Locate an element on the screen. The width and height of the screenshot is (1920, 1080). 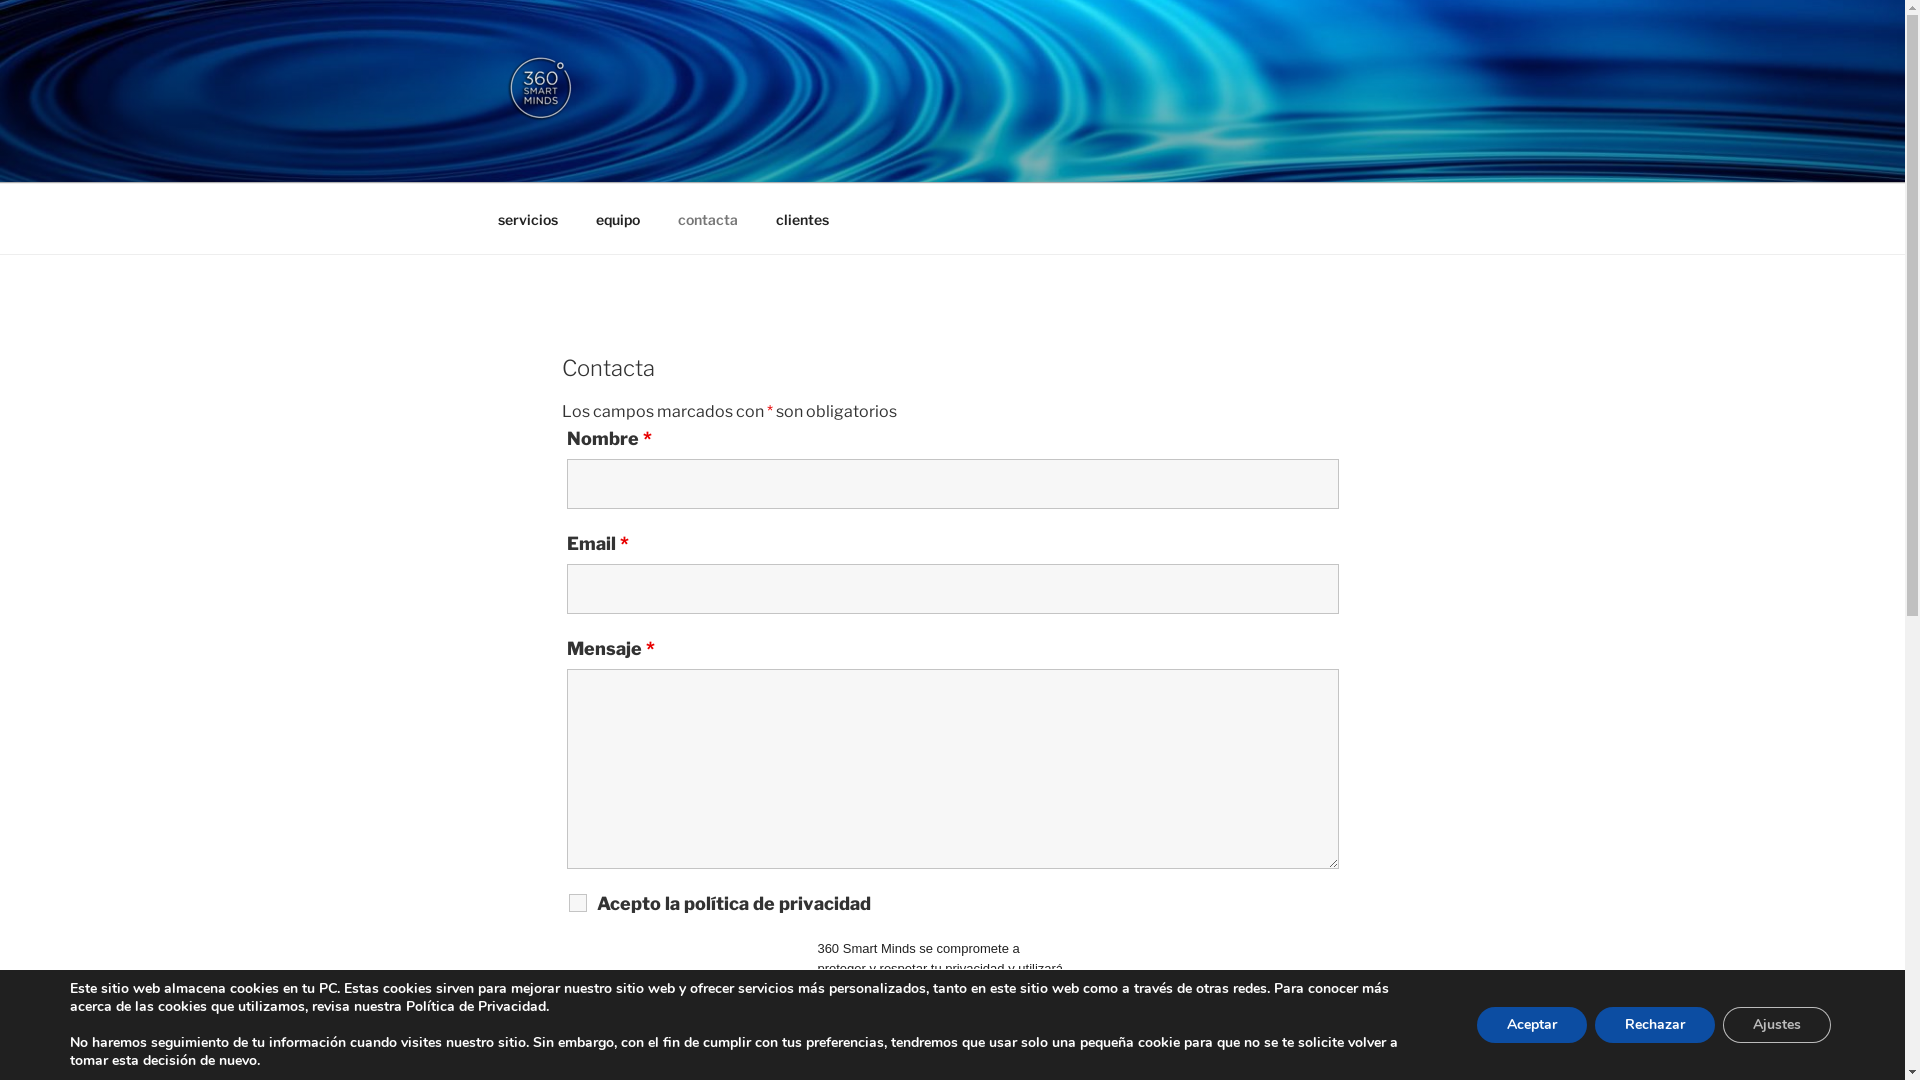
'Rechazar' is located at coordinates (1655, 1025).